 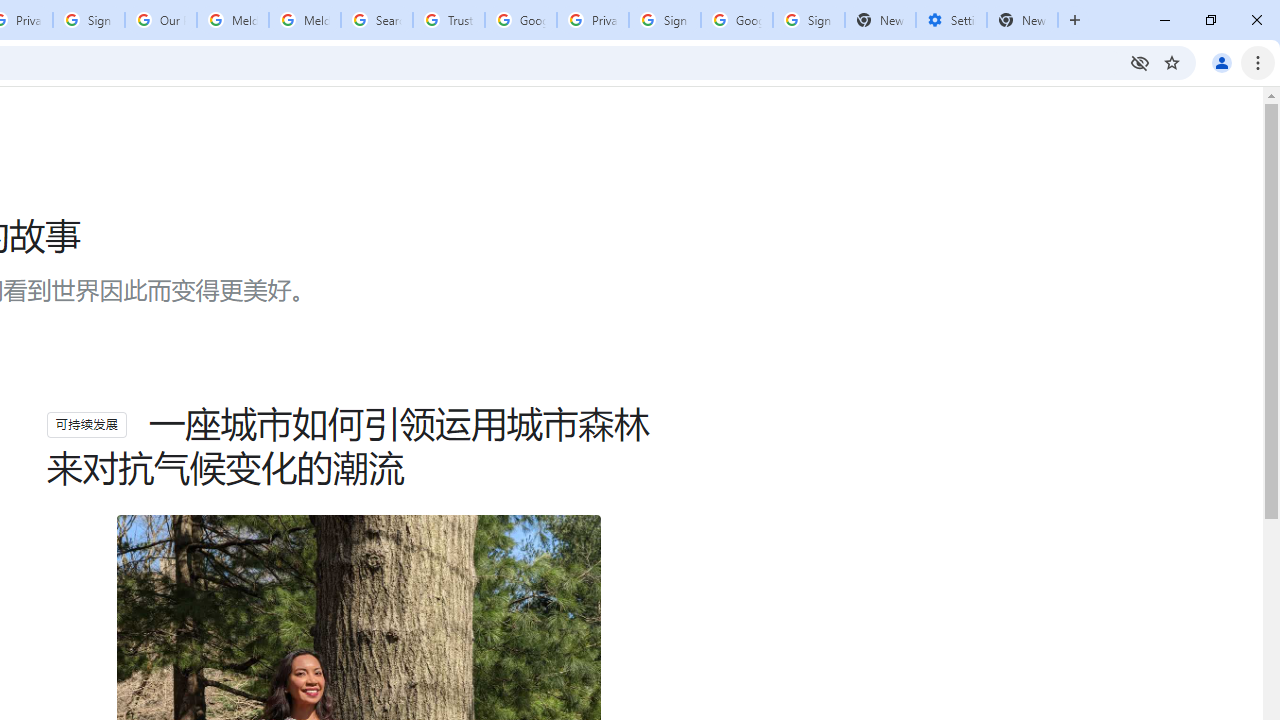 What do you see at coordinates (736, 20) in the screenshot?
I see `'Google Cybersecurity Innovations - Google Safety Center'` at bounding box center [736, 20].